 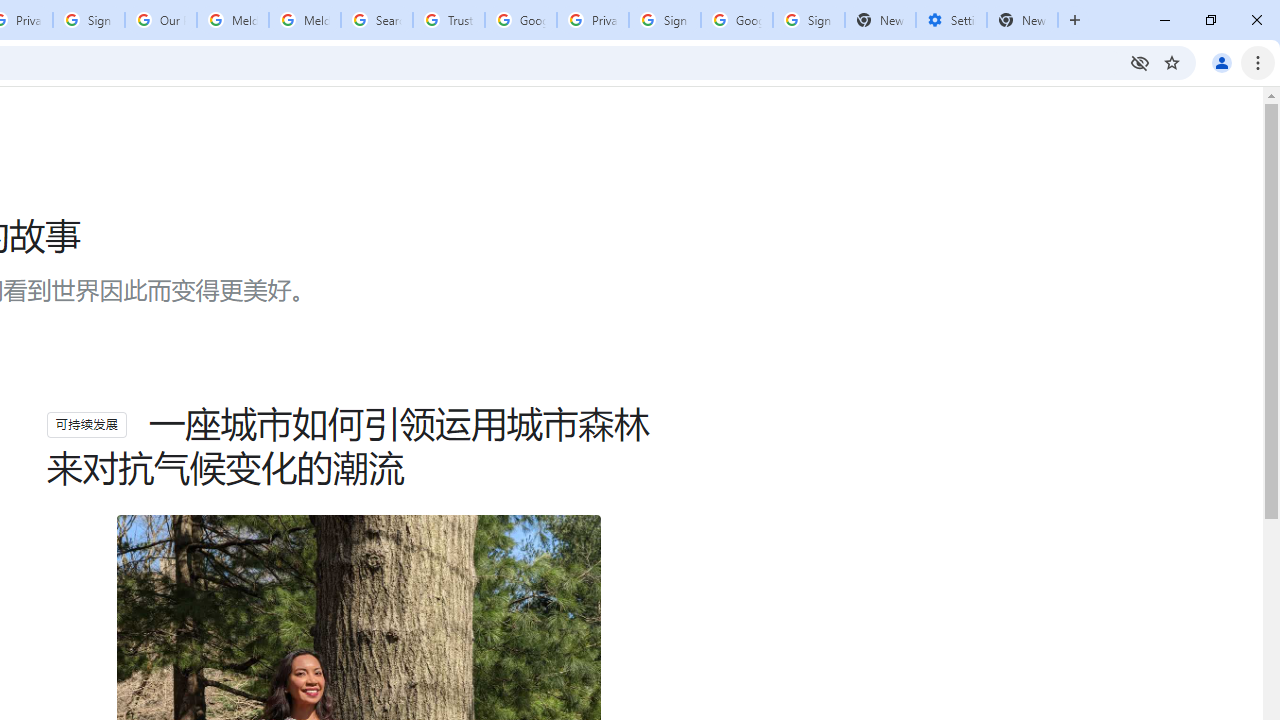 What do you see at coordinates (736, 20) in the screenshot?
I see `'Google Cybersecurity Innovations - Google Safety Center'` at bounding box center [736, 20].